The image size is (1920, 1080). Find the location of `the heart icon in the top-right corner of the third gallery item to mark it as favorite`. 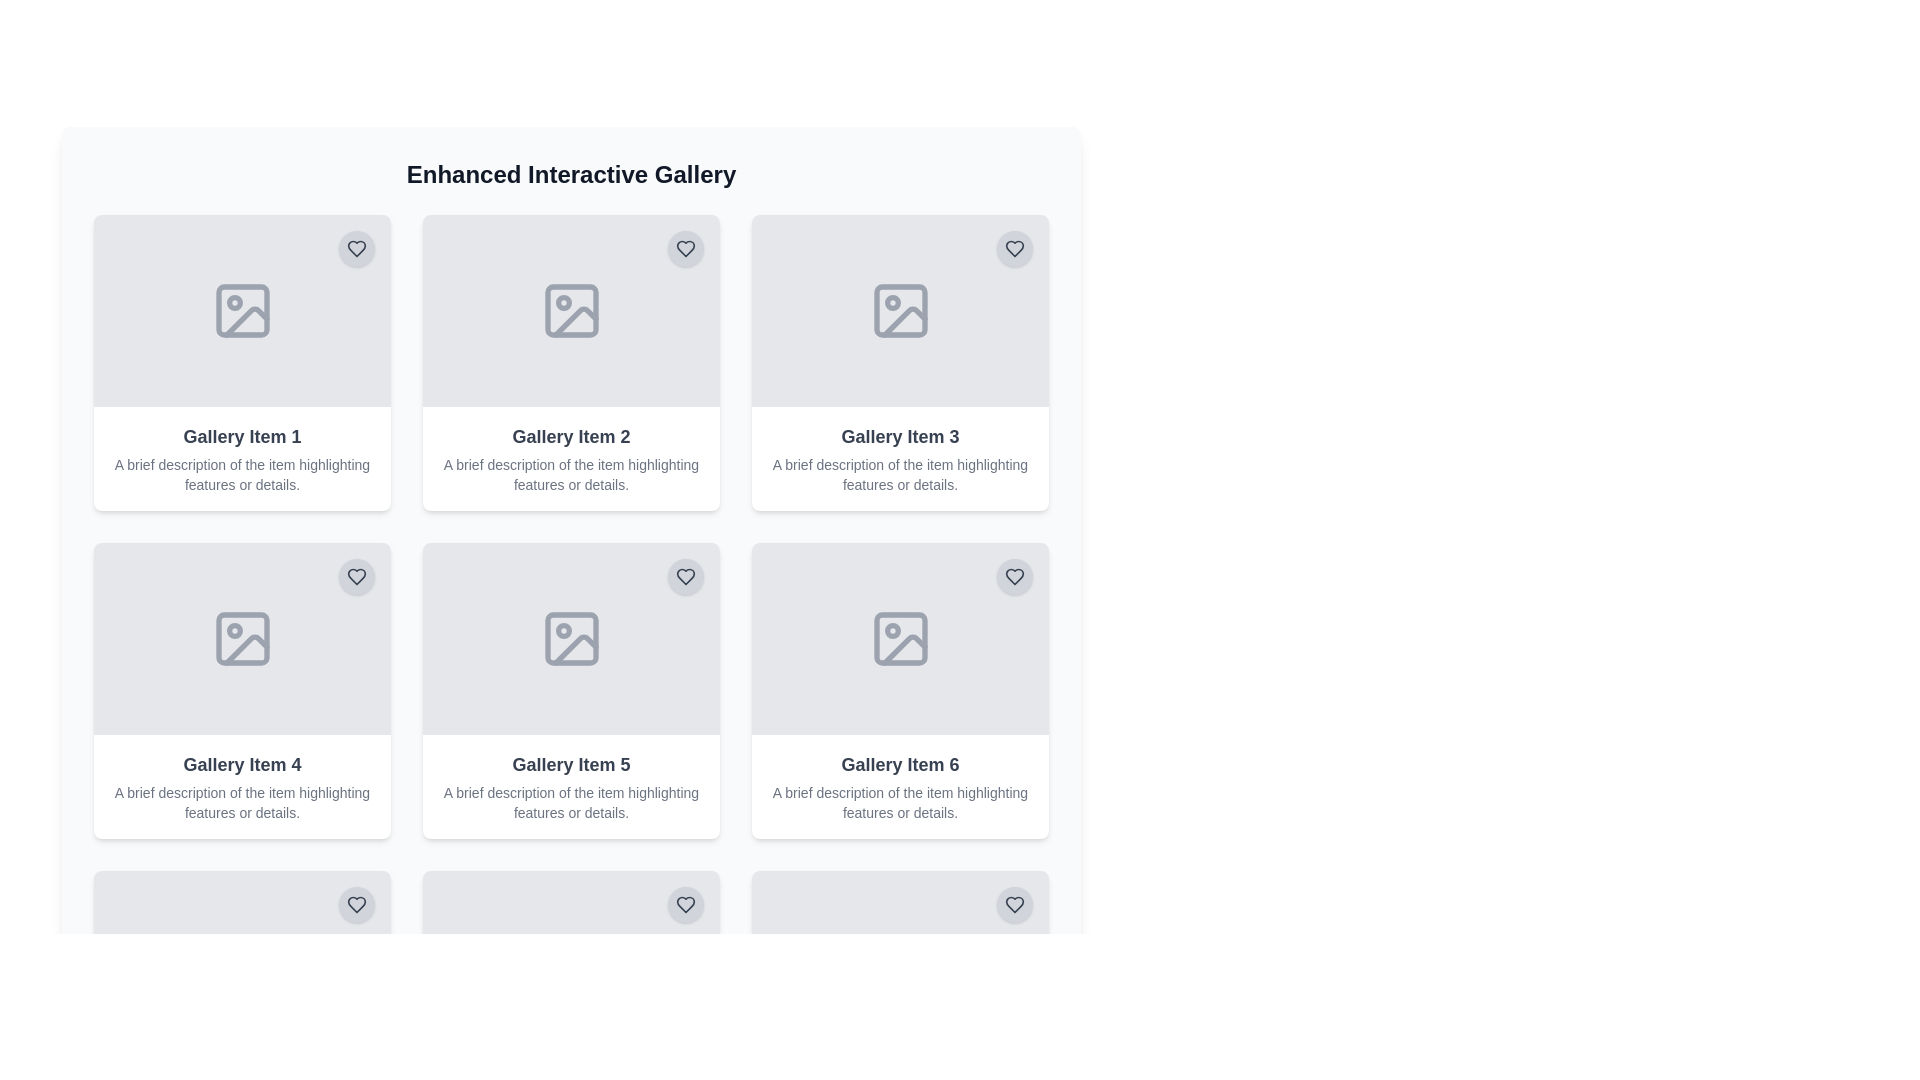

the heart icon in the top-right corner of the third gallery item to mark it as favorite is located at coordinates (1014, 248).